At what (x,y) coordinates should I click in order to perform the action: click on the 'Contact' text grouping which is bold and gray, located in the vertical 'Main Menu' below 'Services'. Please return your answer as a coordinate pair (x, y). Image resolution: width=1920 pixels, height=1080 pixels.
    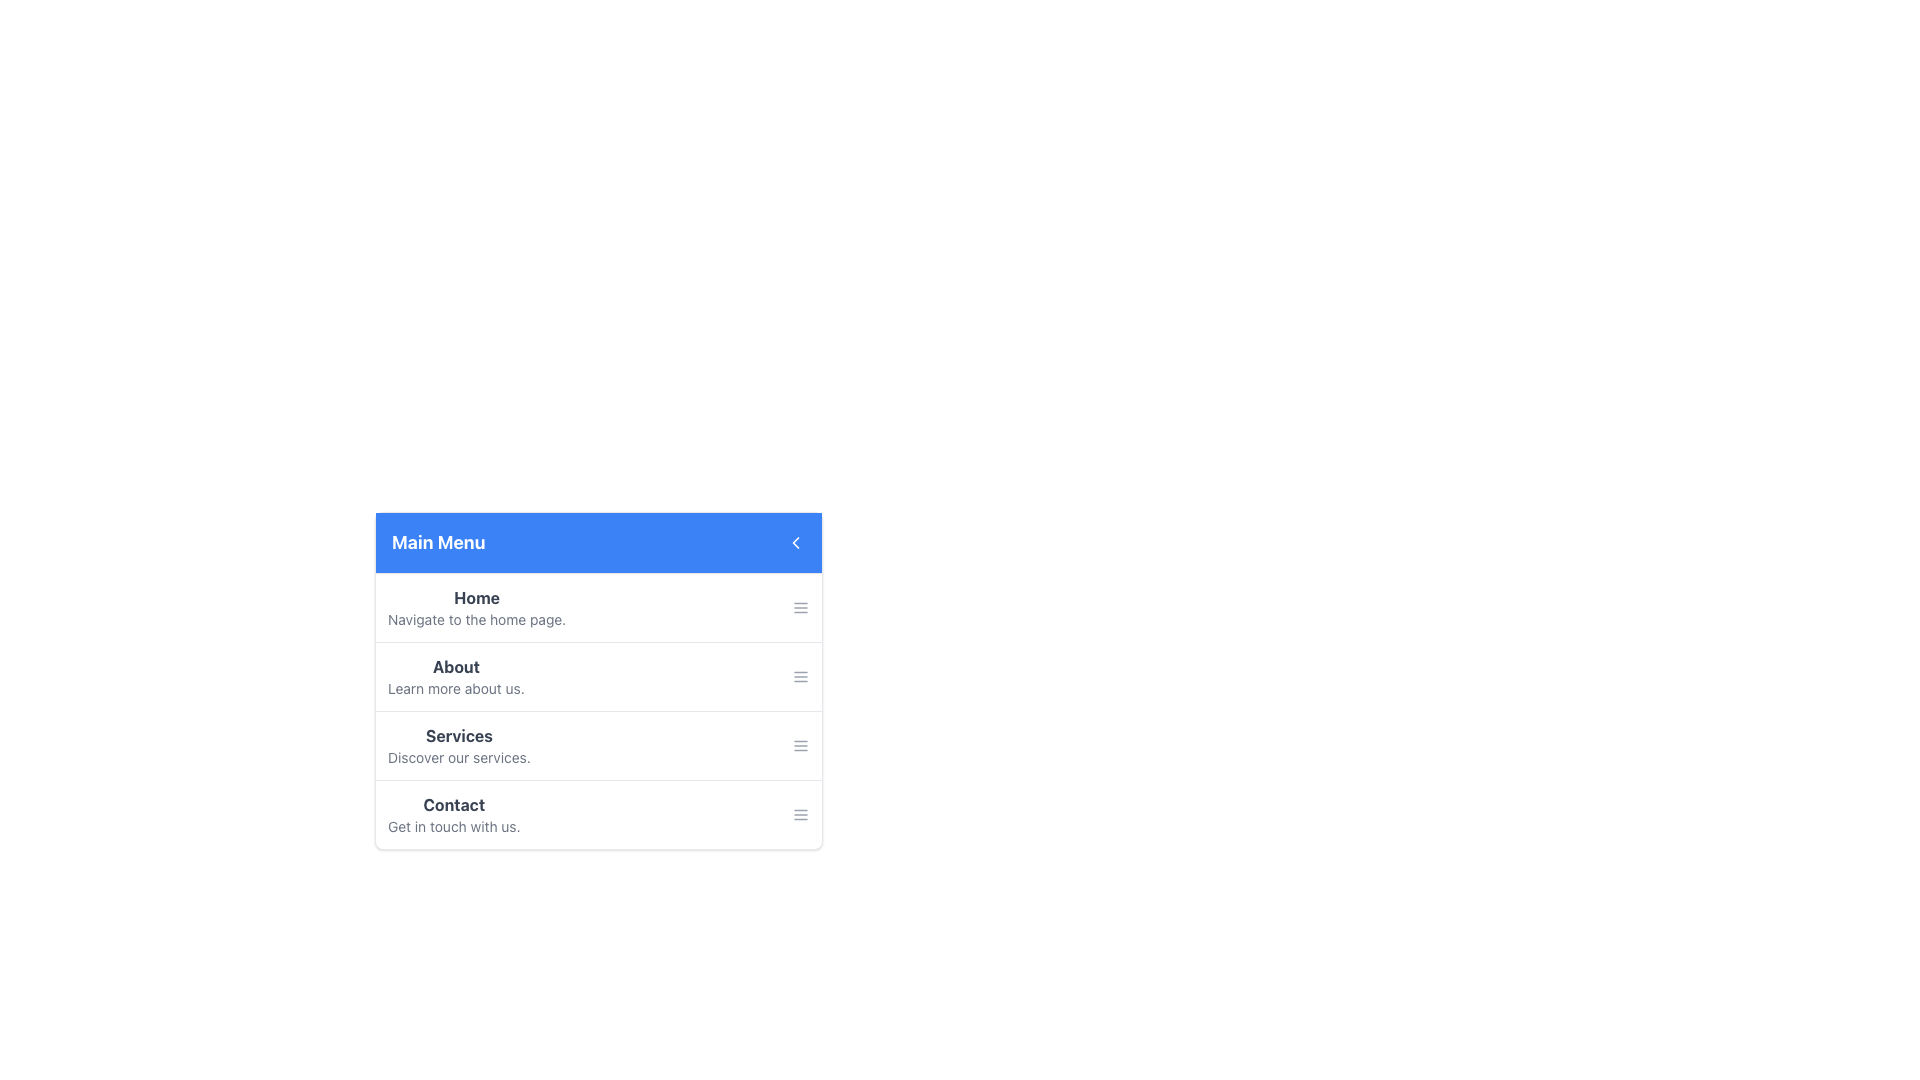
    Looking at the image, I should click on (453, 814).